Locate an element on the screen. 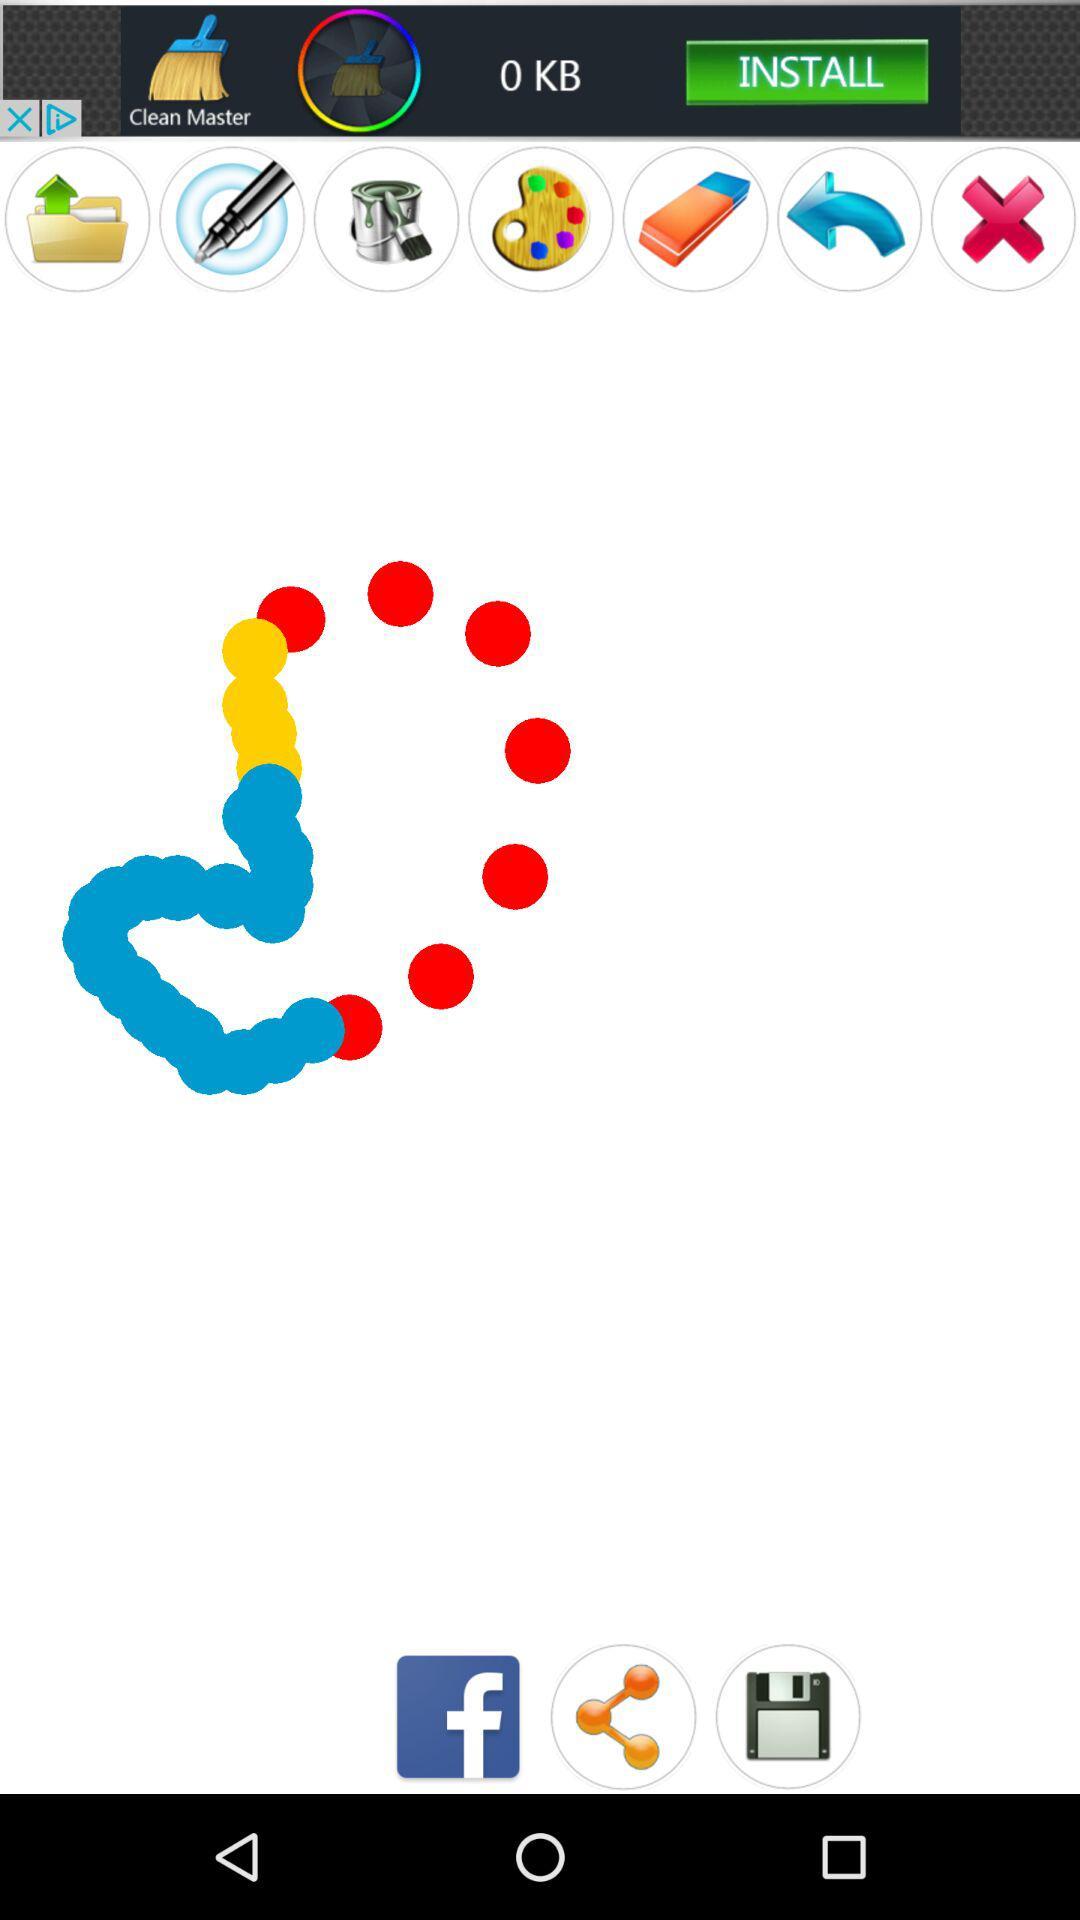 The height and width of the screenshot is (1920, 1080). the share icon is located at coordinates (622, 1837).